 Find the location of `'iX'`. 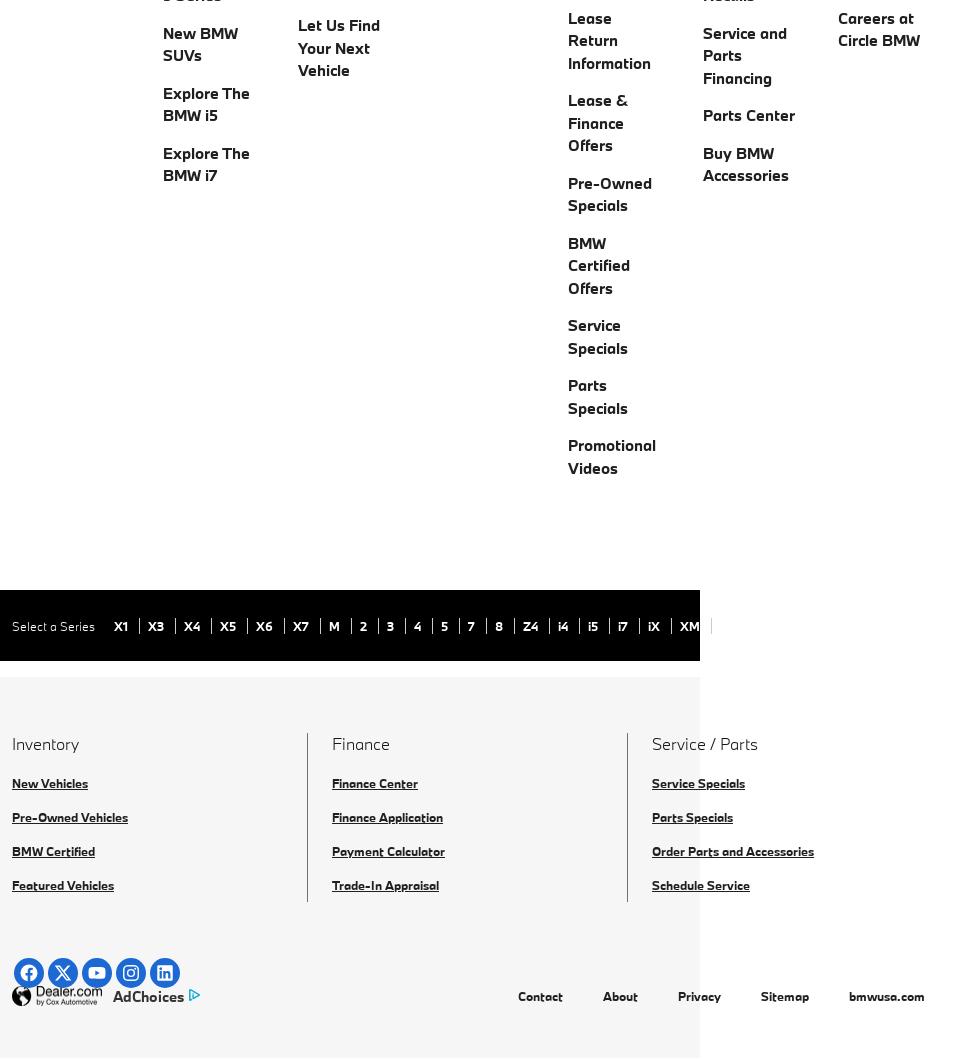

'iX' is located at coordinates (654, 624).